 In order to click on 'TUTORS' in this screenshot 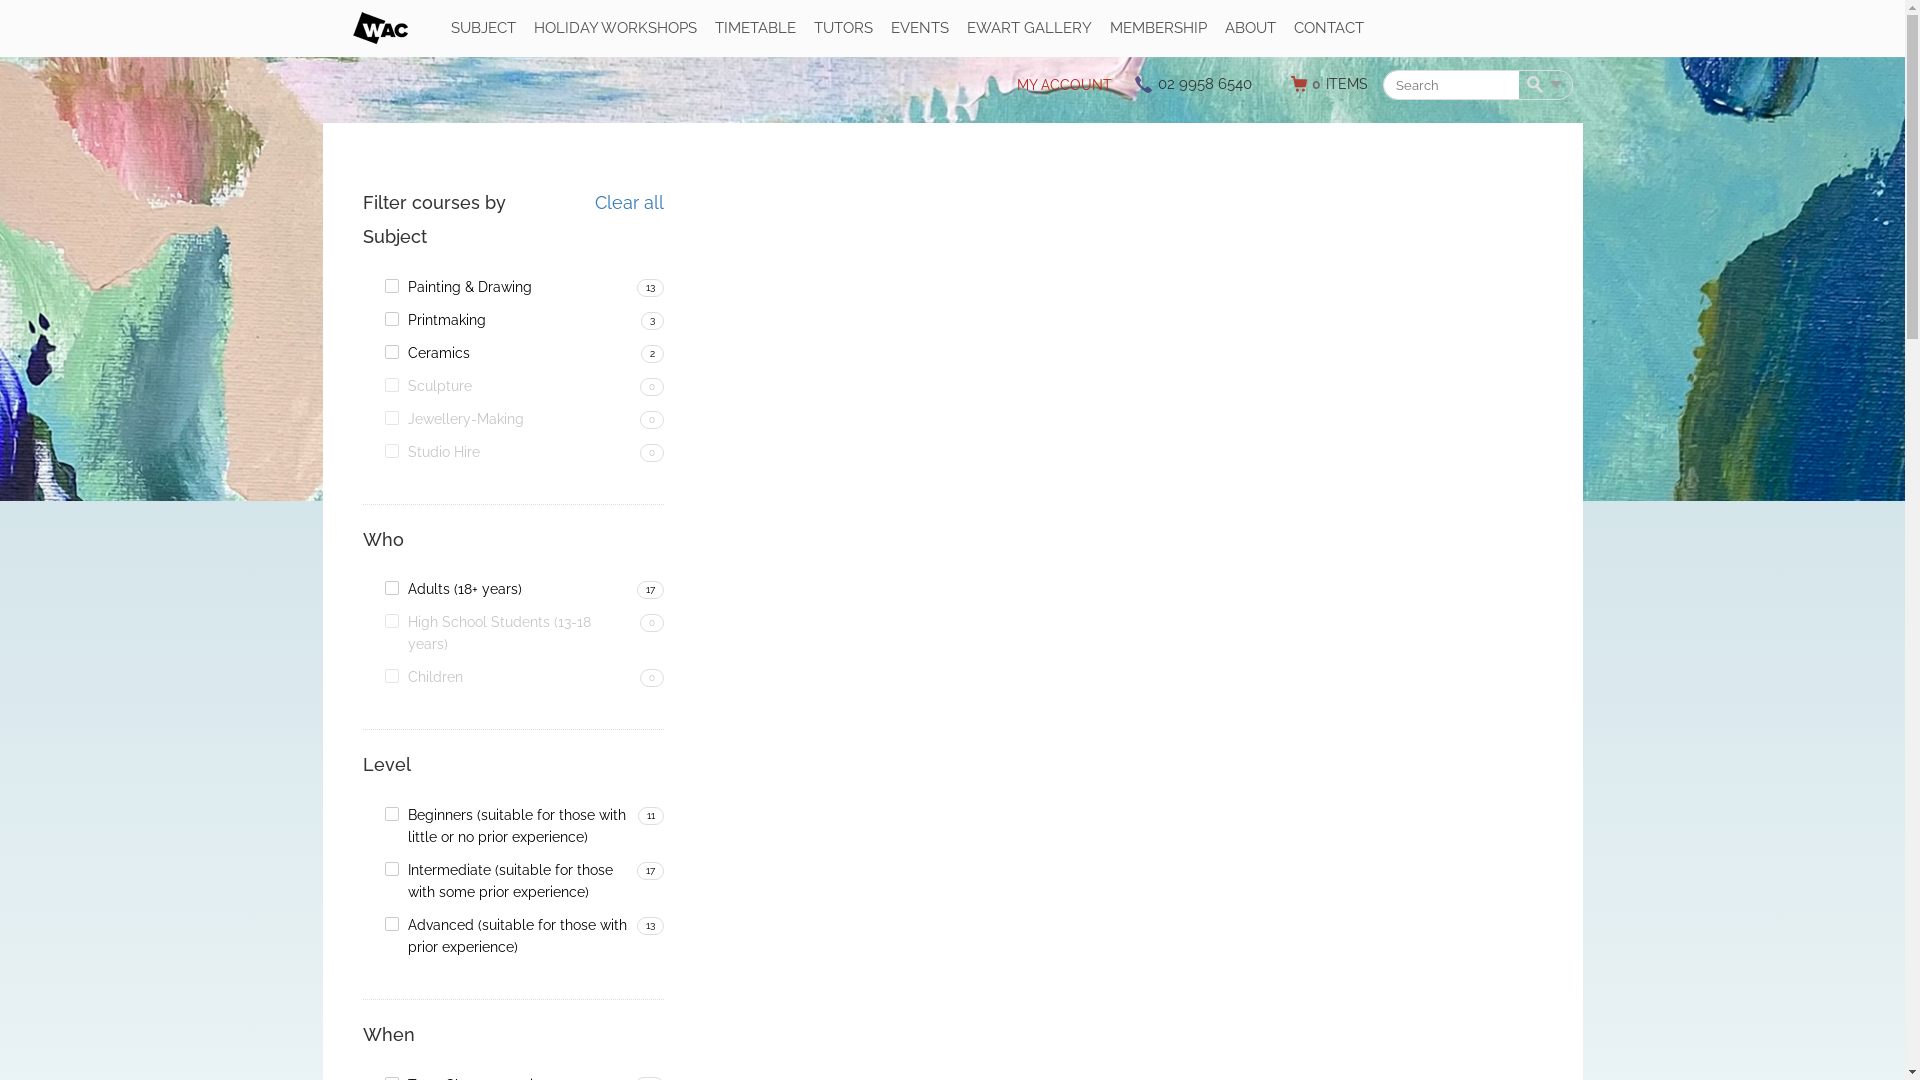, I will do `click(806, 27)`.